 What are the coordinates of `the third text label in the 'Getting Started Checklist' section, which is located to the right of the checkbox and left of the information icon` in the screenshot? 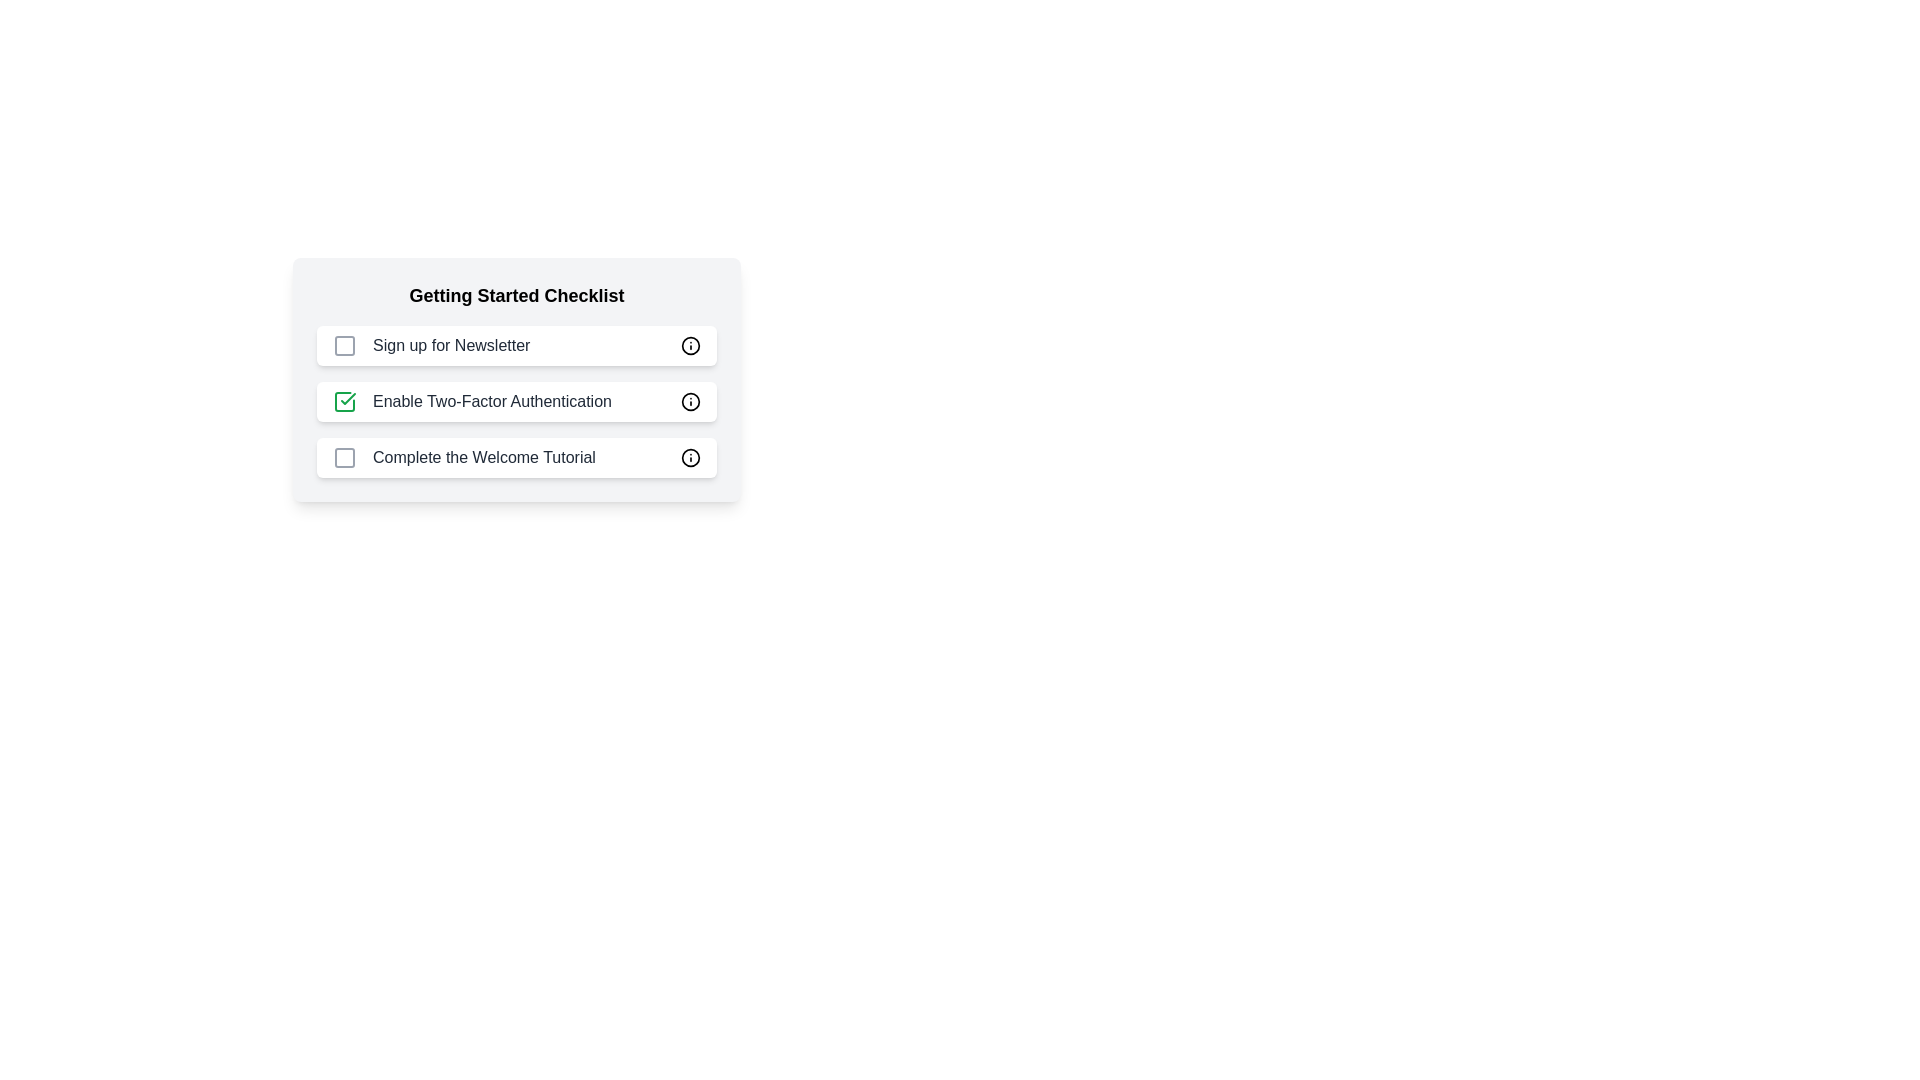 It's located at (484, 458).